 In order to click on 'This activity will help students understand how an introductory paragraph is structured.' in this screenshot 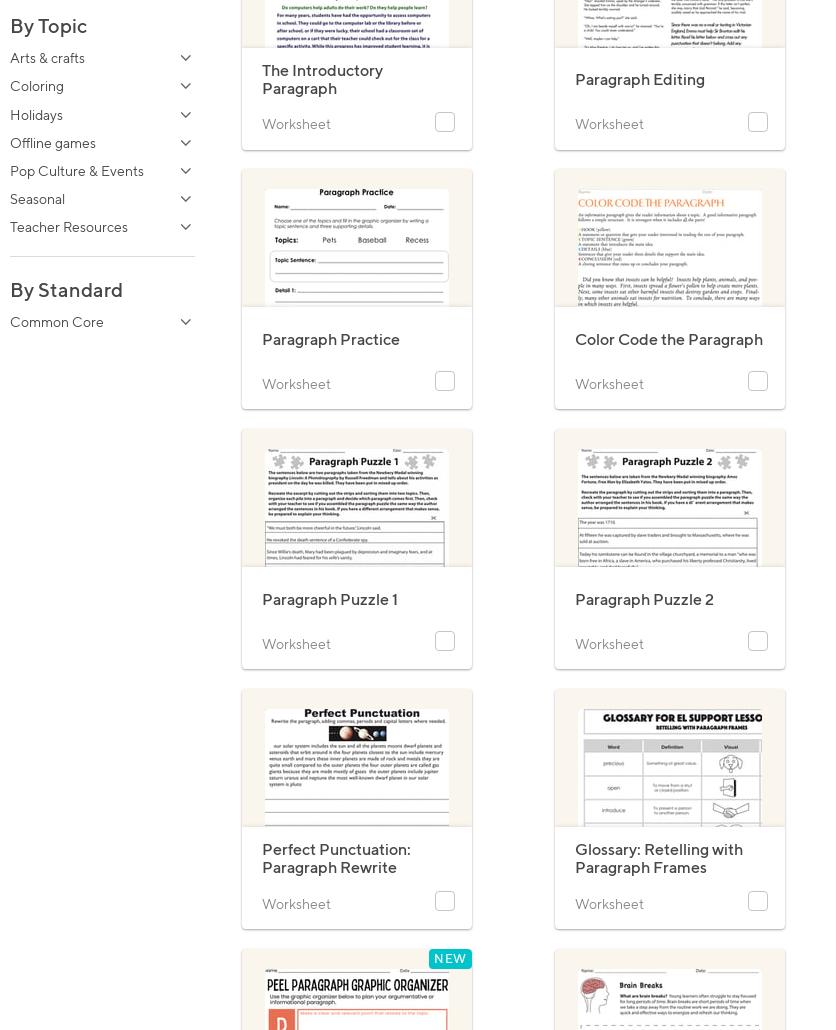, I will do `click(260, 134)`.